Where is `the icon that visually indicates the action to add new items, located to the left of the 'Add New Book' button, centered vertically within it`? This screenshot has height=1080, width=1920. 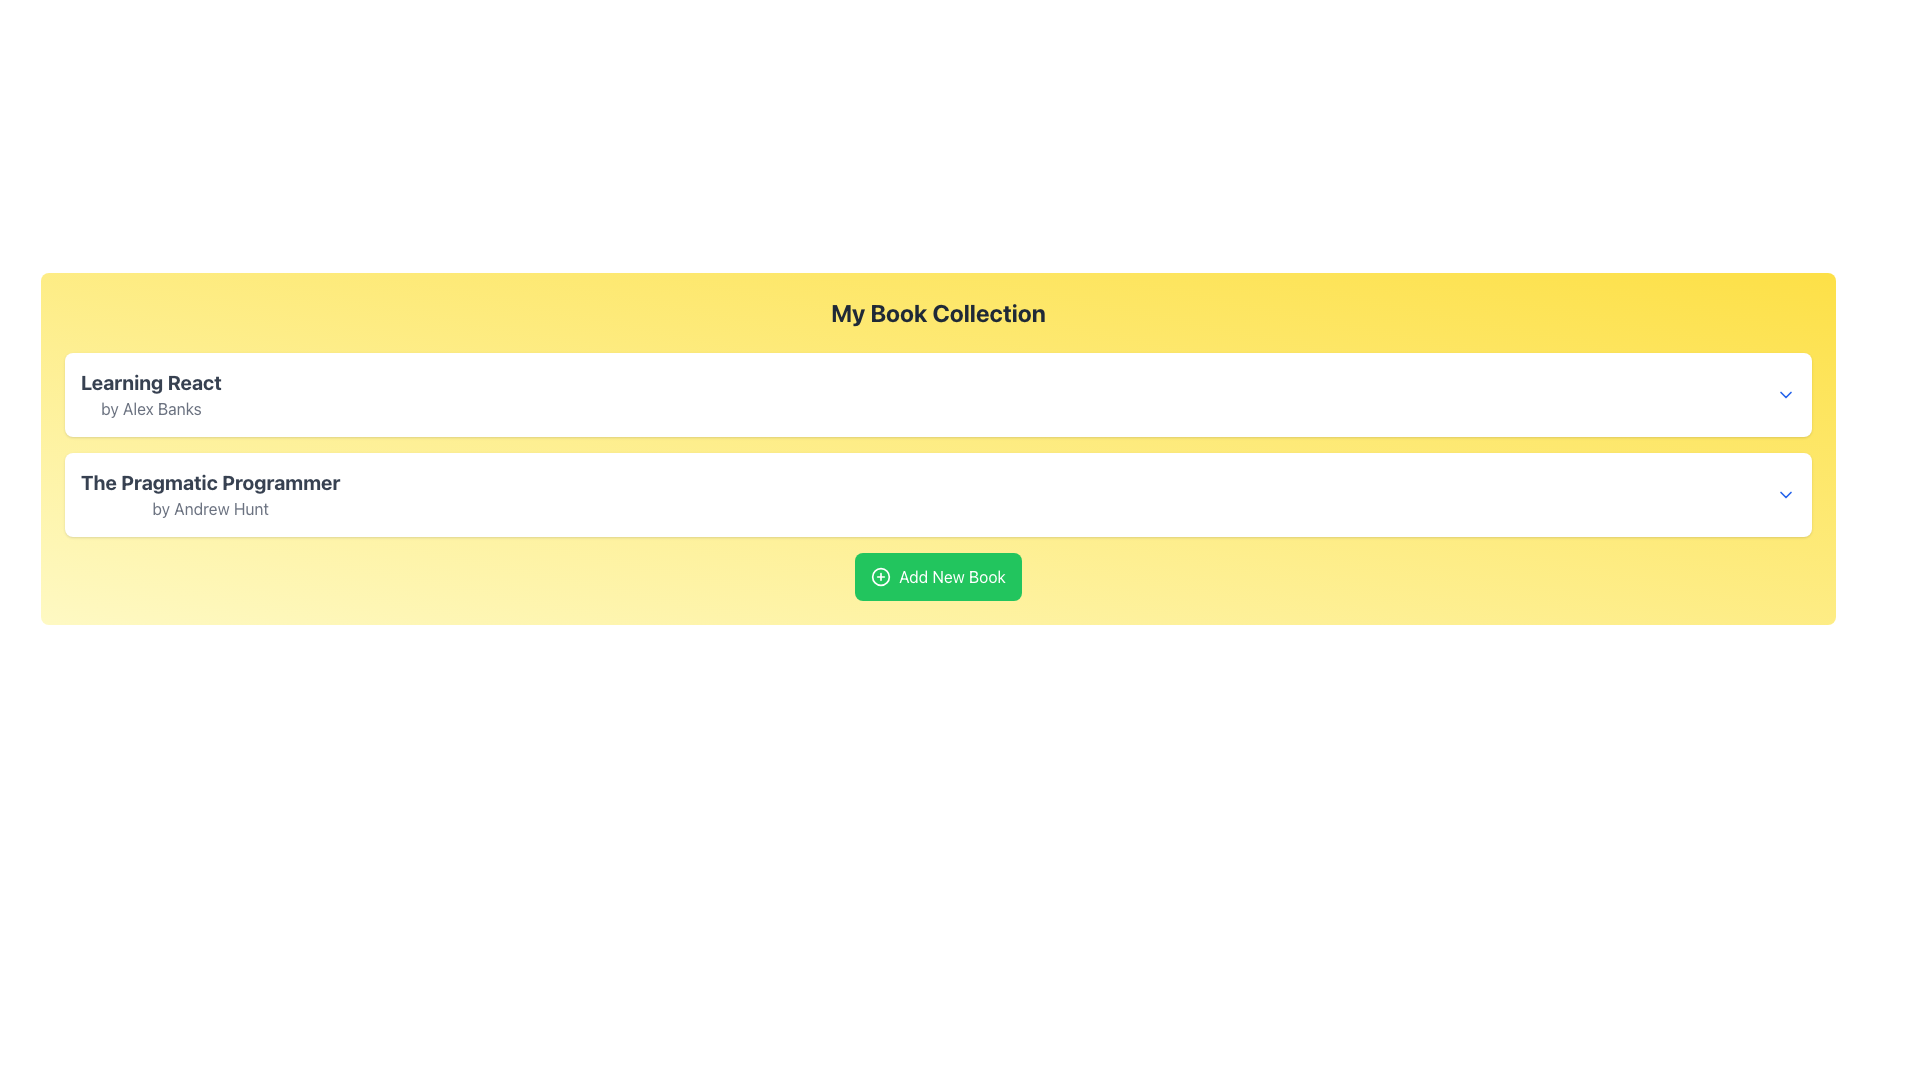 the icon that visually indicates the action to add new items, located to the left of the 'Add New Book' button, centered vertically within it is located at coordinates (880, 577).